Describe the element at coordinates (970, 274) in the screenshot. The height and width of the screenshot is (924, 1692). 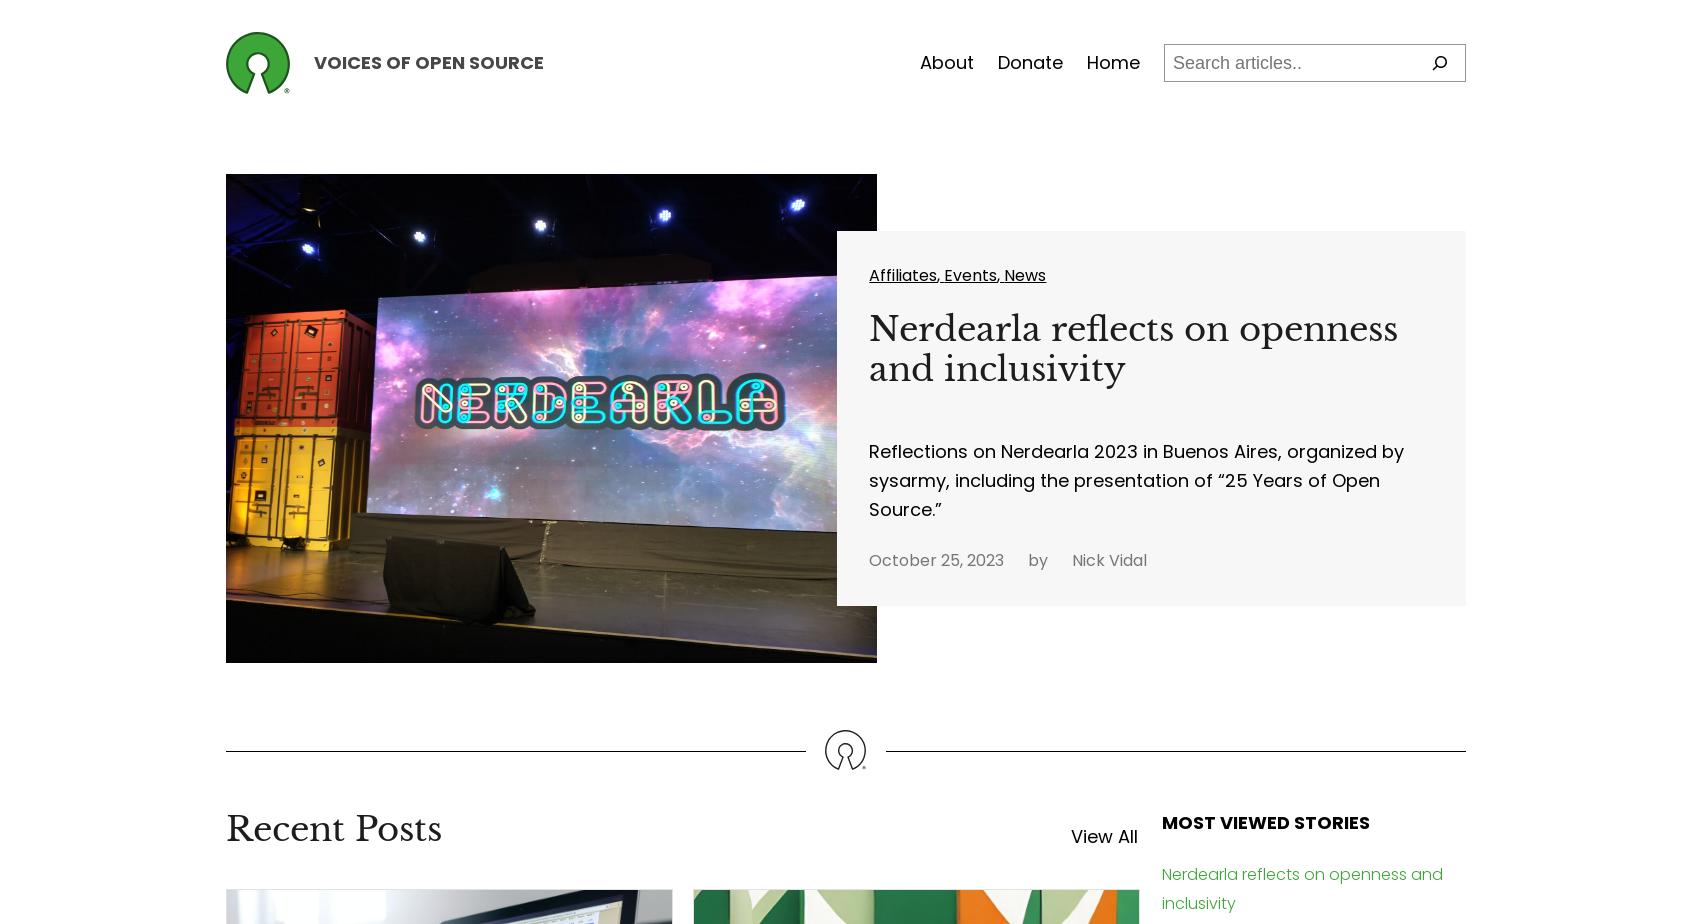
I see `'Events'` at that location.